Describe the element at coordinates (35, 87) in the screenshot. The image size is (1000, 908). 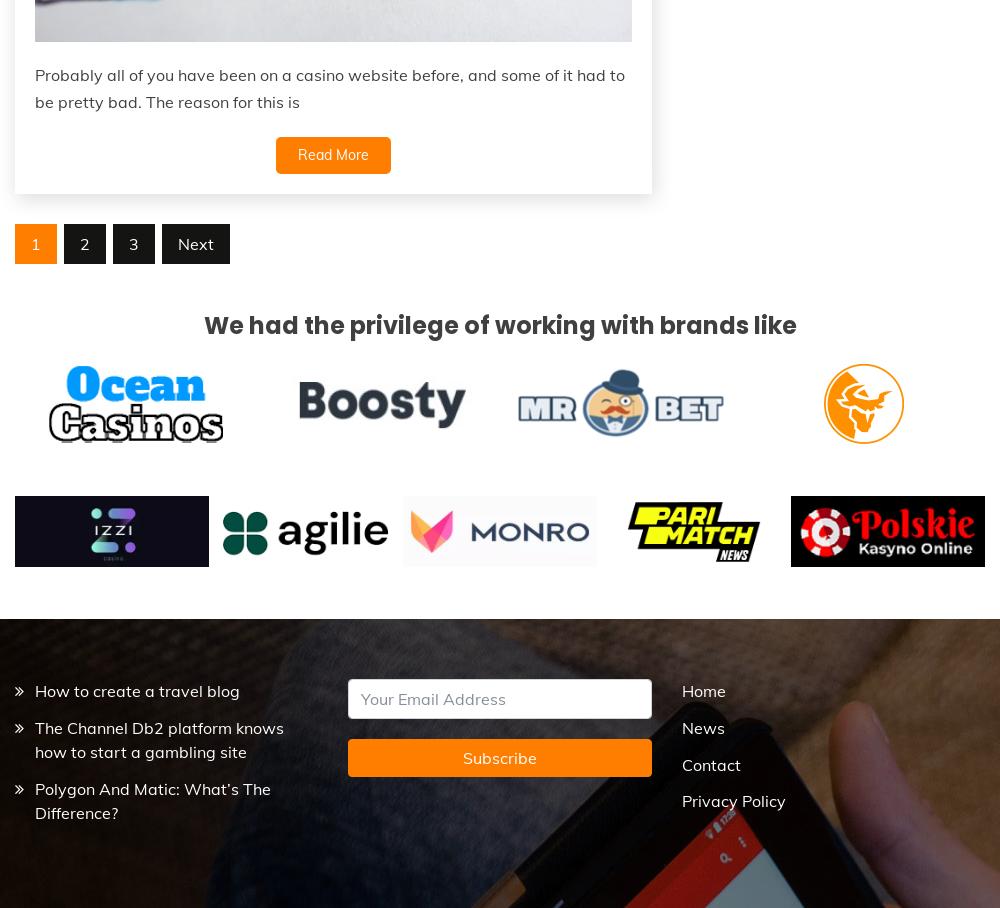
I see `'Probably all of you have been on a casino website before, and some of it had to be pretty bad. The reason for this is'` at that location.